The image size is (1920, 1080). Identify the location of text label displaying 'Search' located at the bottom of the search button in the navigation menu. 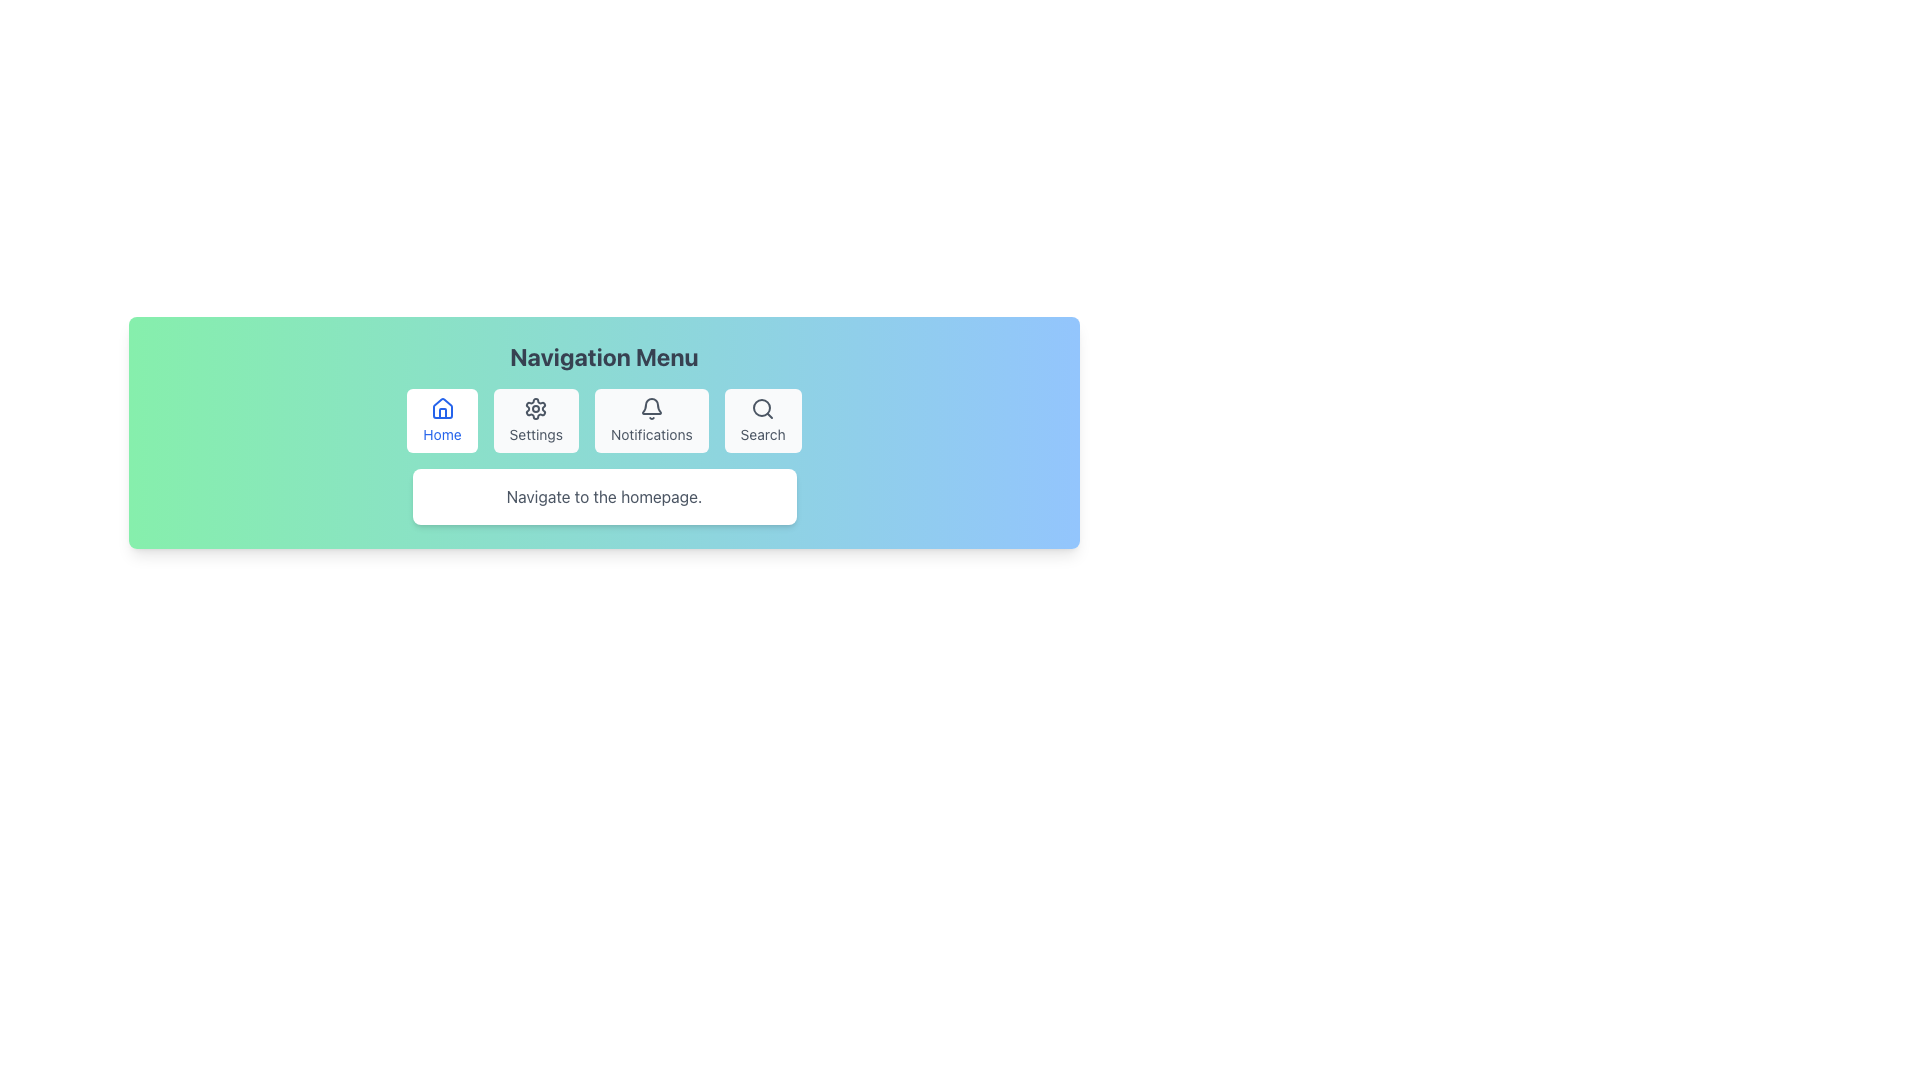
(762, 434).